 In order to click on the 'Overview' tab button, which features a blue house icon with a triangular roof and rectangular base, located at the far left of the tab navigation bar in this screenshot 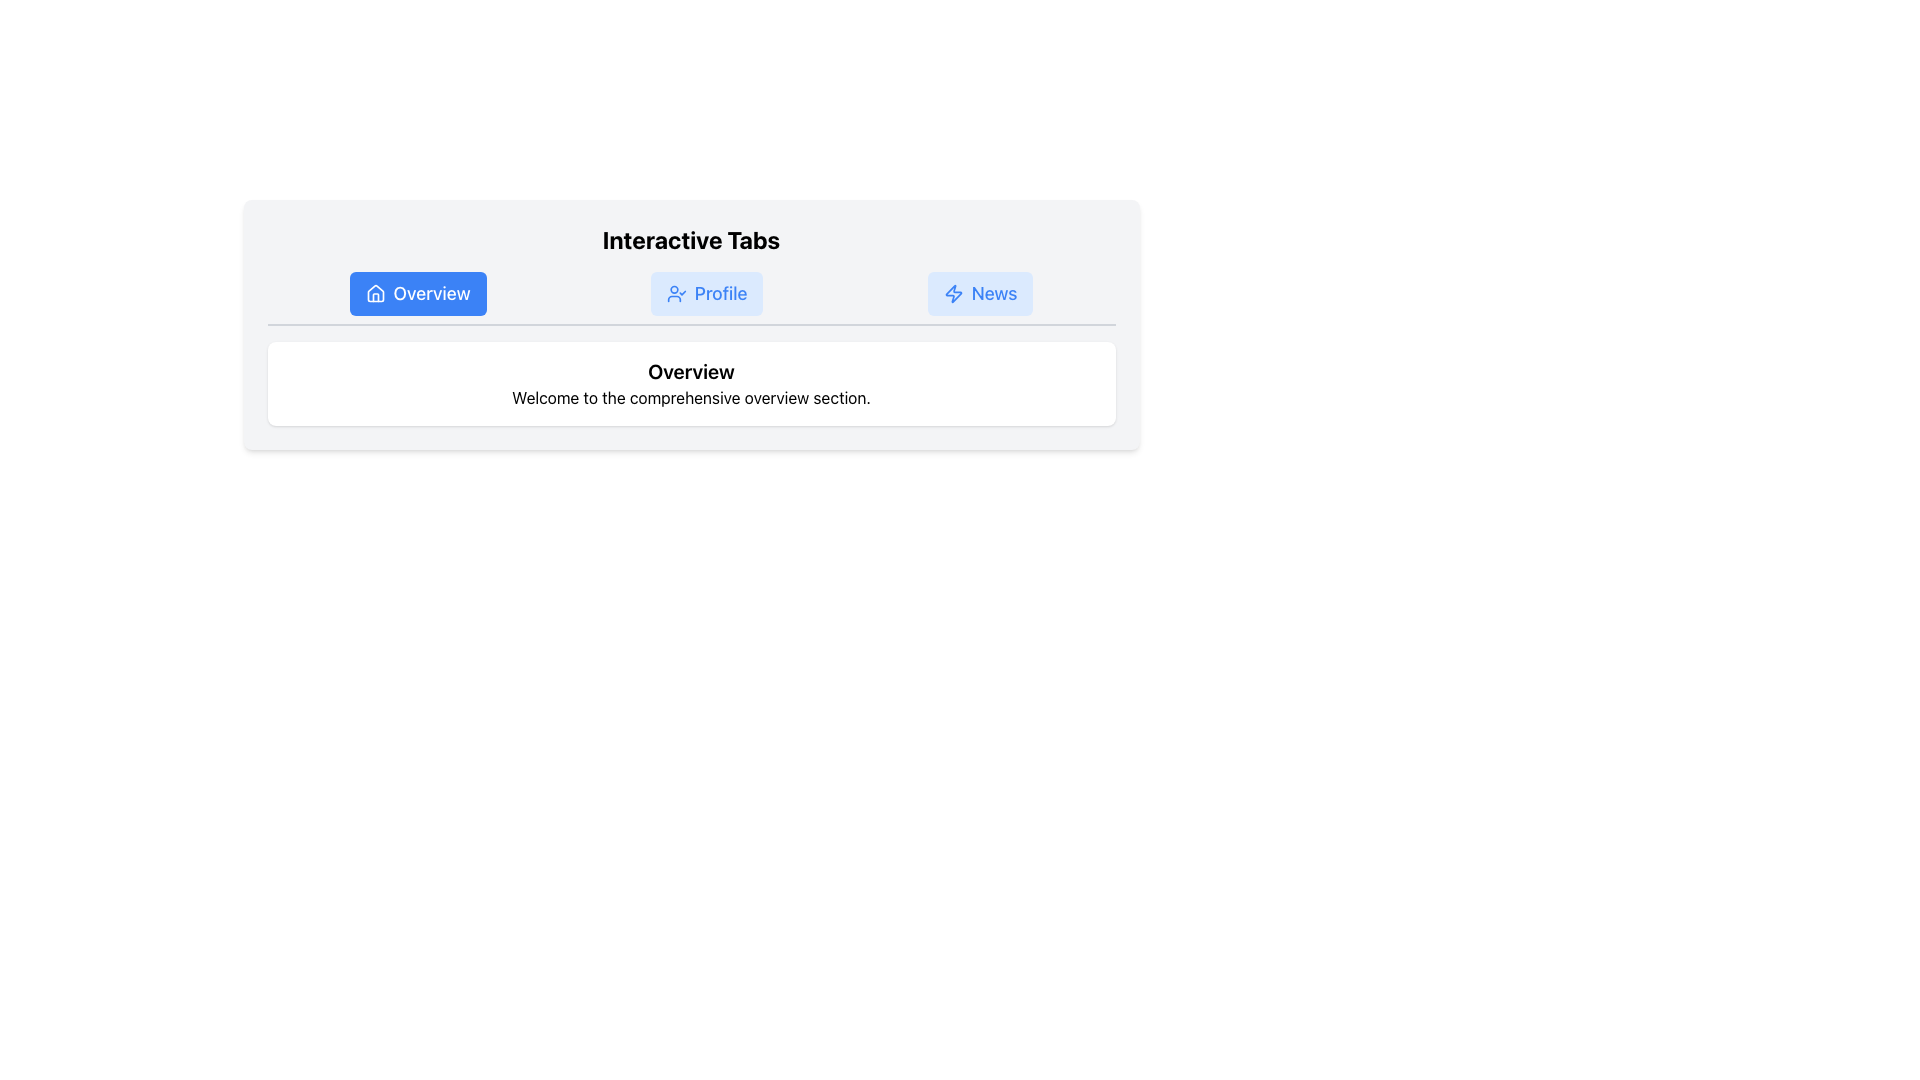, I will do `click(375, 293)`.